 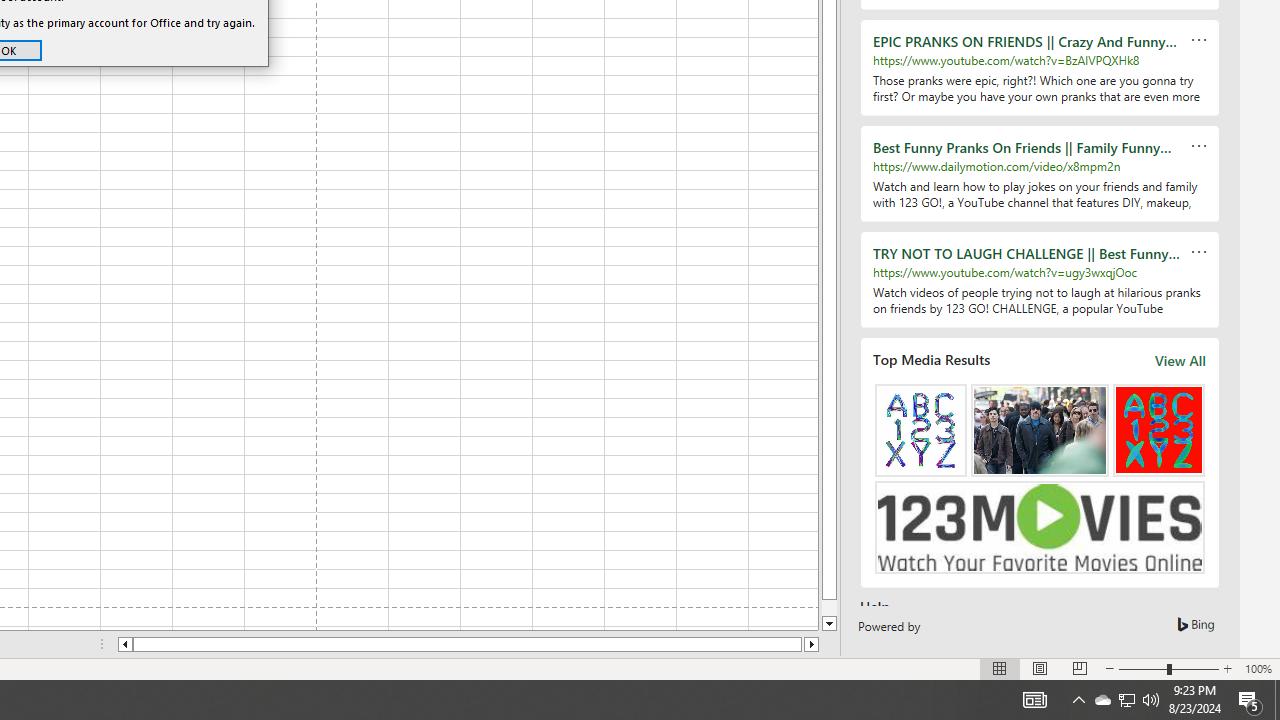 I want to click on 'Page Break Preview', so click(x=1078, y=669).